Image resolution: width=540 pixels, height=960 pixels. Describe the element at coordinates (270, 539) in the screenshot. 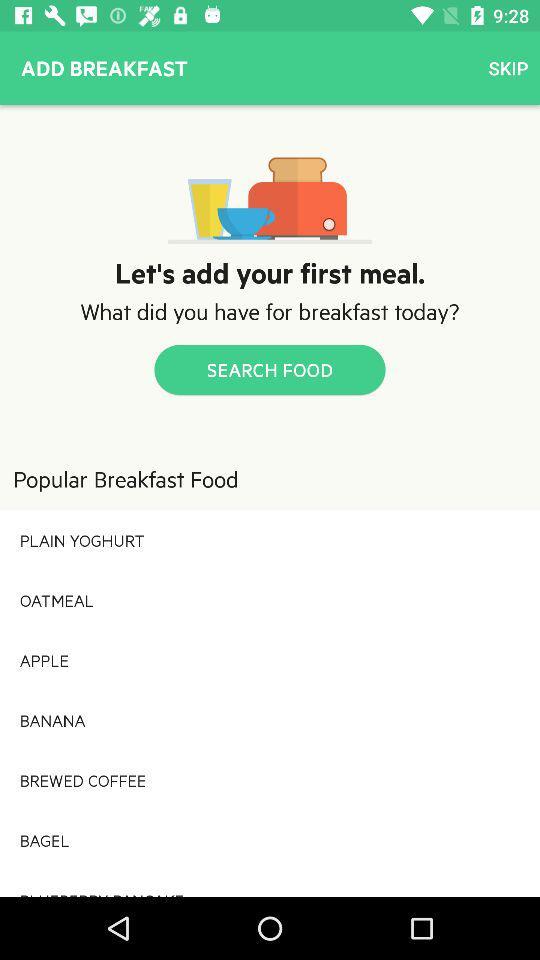

I see `the plain yoghurt` at that location.